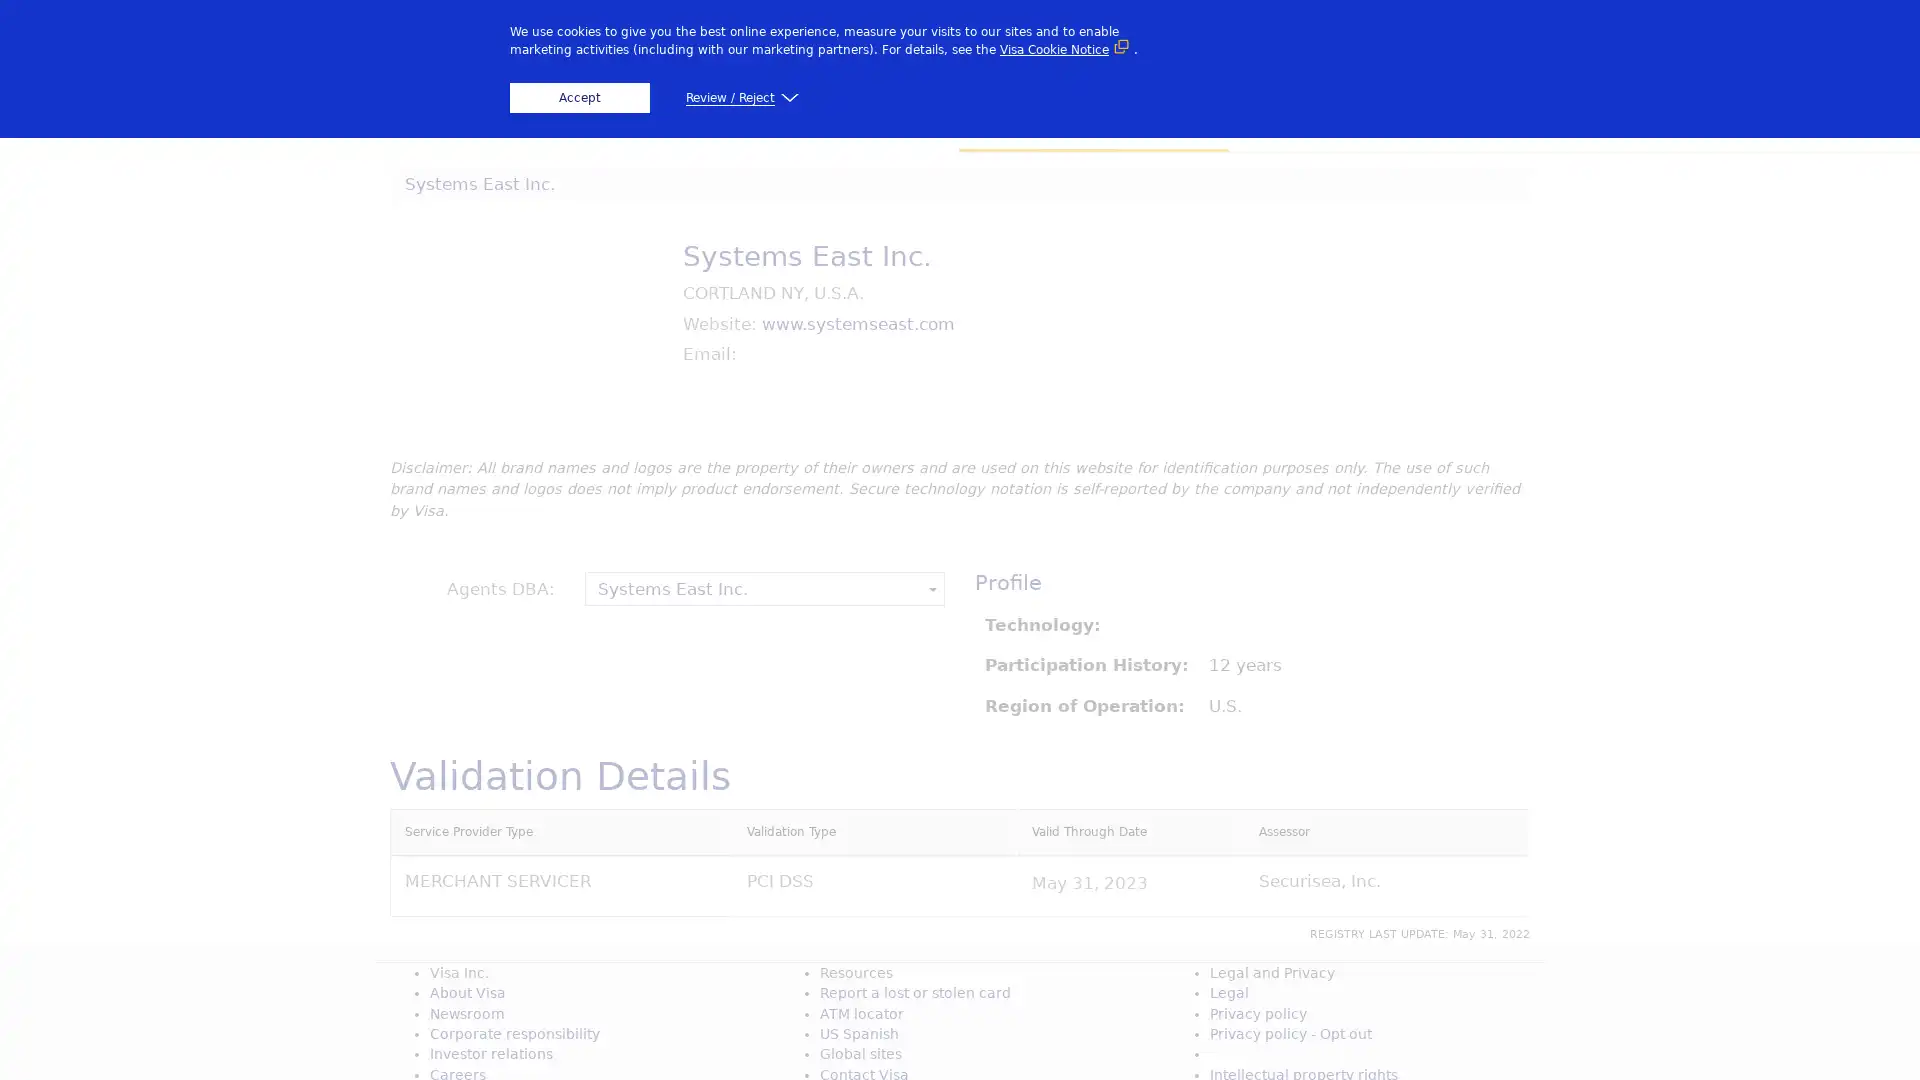 This screenshot has width=1920, height=1080. Describe the element at coordinates (579, 96) in the screenshot. I see `Accept` at that location.